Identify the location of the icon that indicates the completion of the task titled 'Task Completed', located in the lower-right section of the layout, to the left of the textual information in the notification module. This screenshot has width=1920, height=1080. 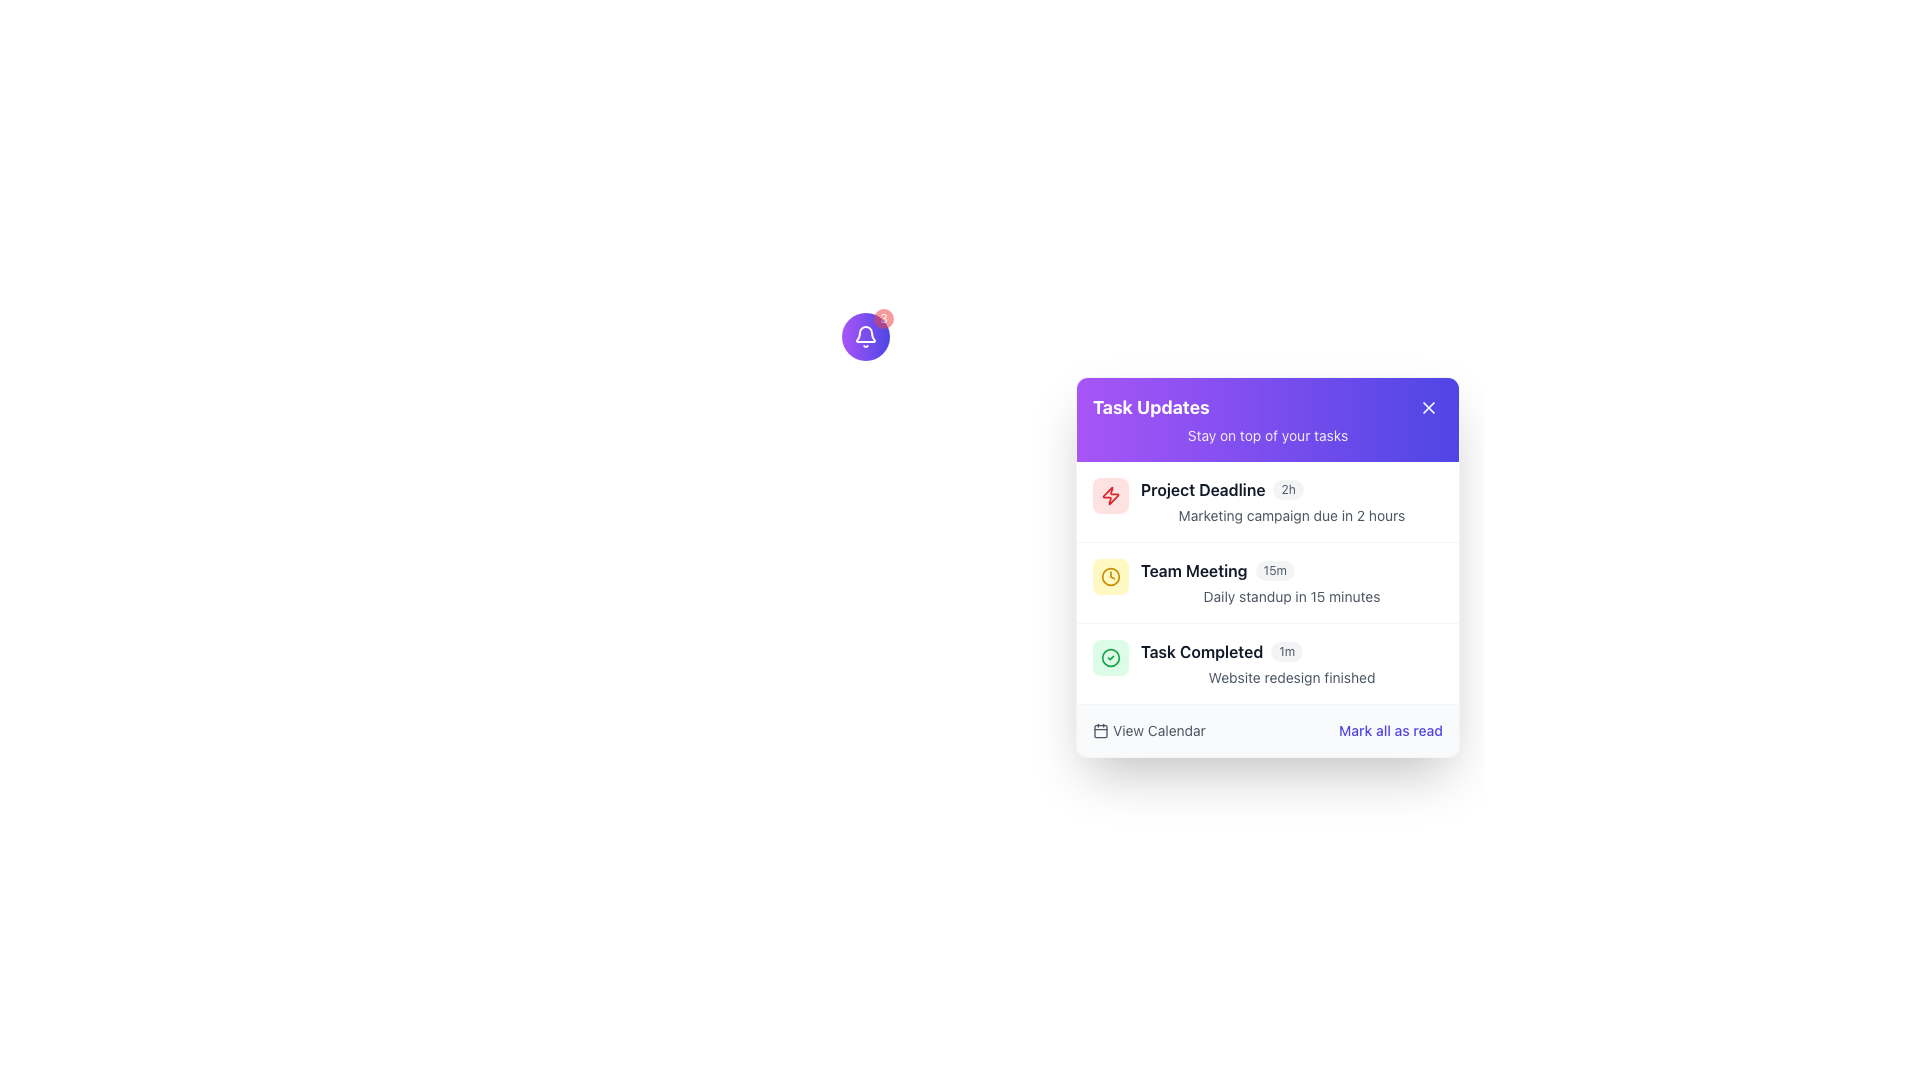
(1109, 658).